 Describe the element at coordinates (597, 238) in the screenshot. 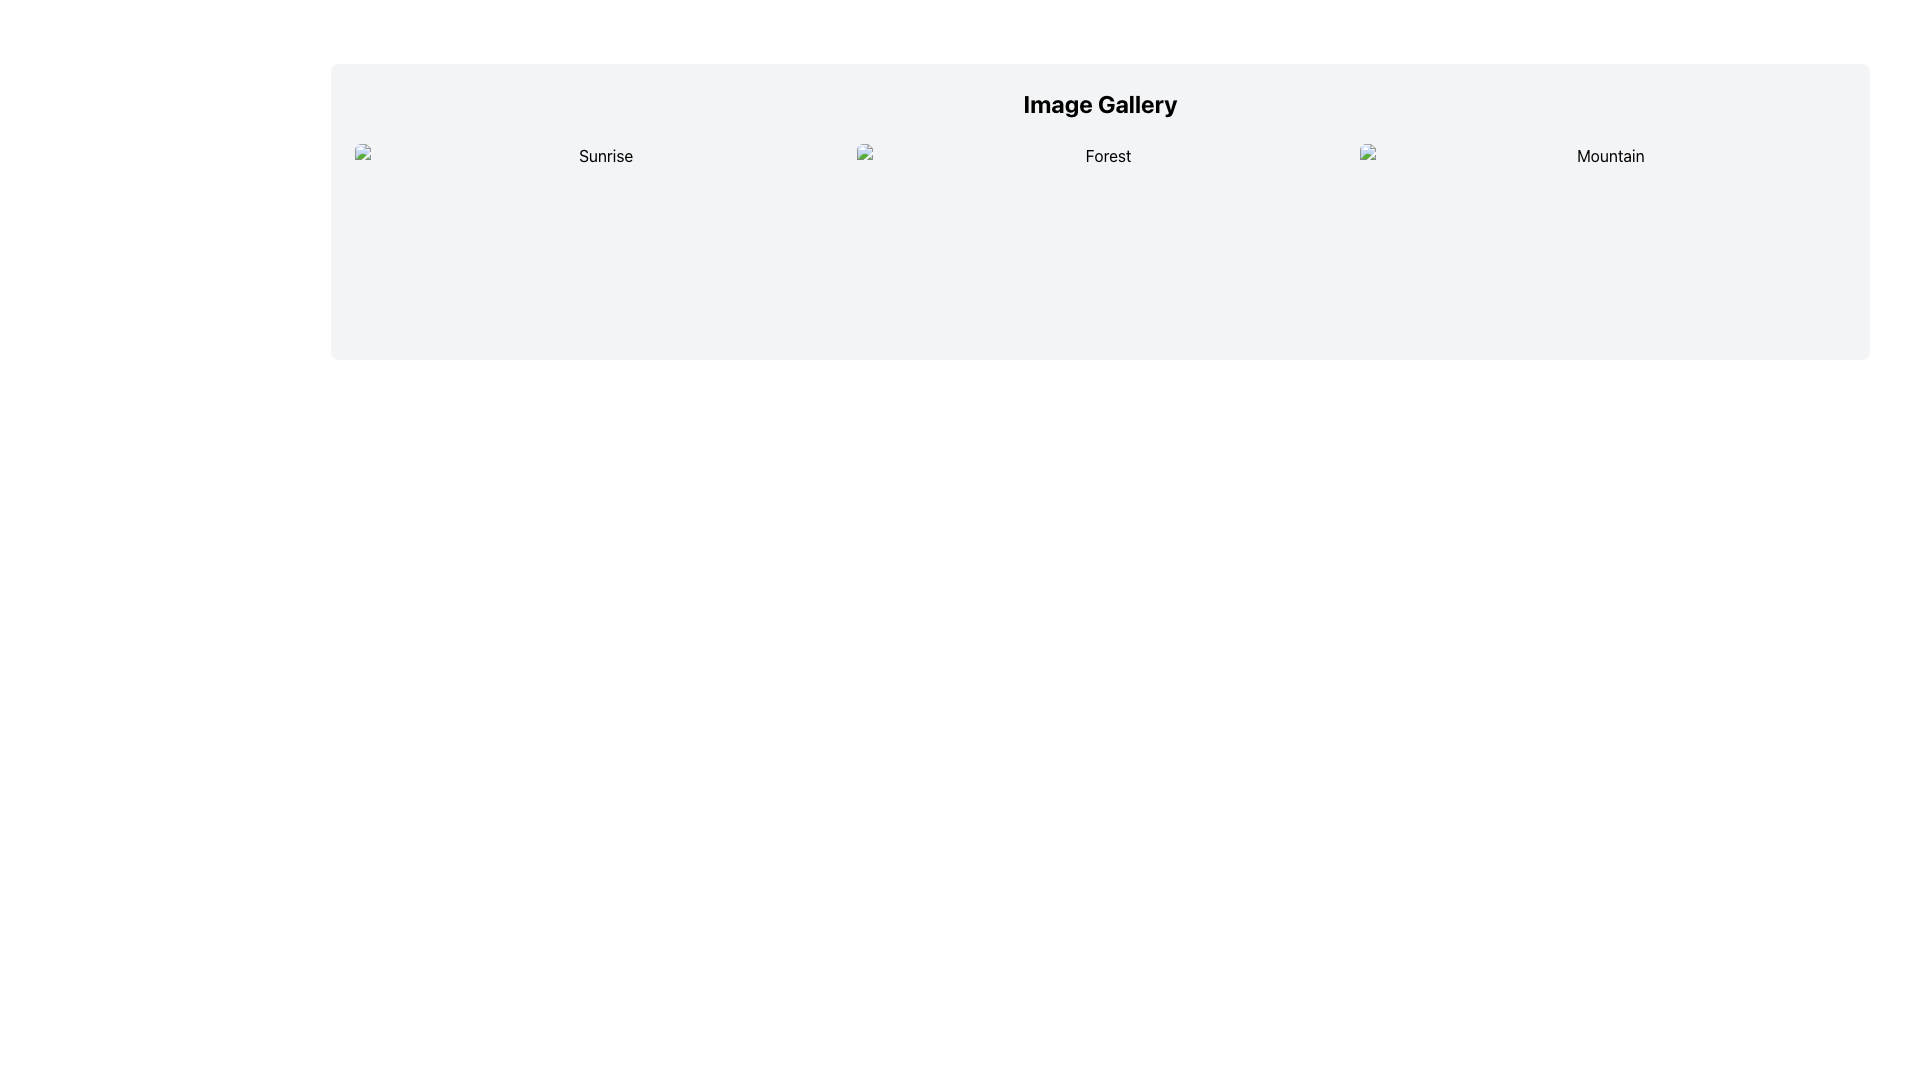

I see `the 'Sunrise' image card located in the 'Image Gallery' section, which is the first card in a row of three cards` at that location.